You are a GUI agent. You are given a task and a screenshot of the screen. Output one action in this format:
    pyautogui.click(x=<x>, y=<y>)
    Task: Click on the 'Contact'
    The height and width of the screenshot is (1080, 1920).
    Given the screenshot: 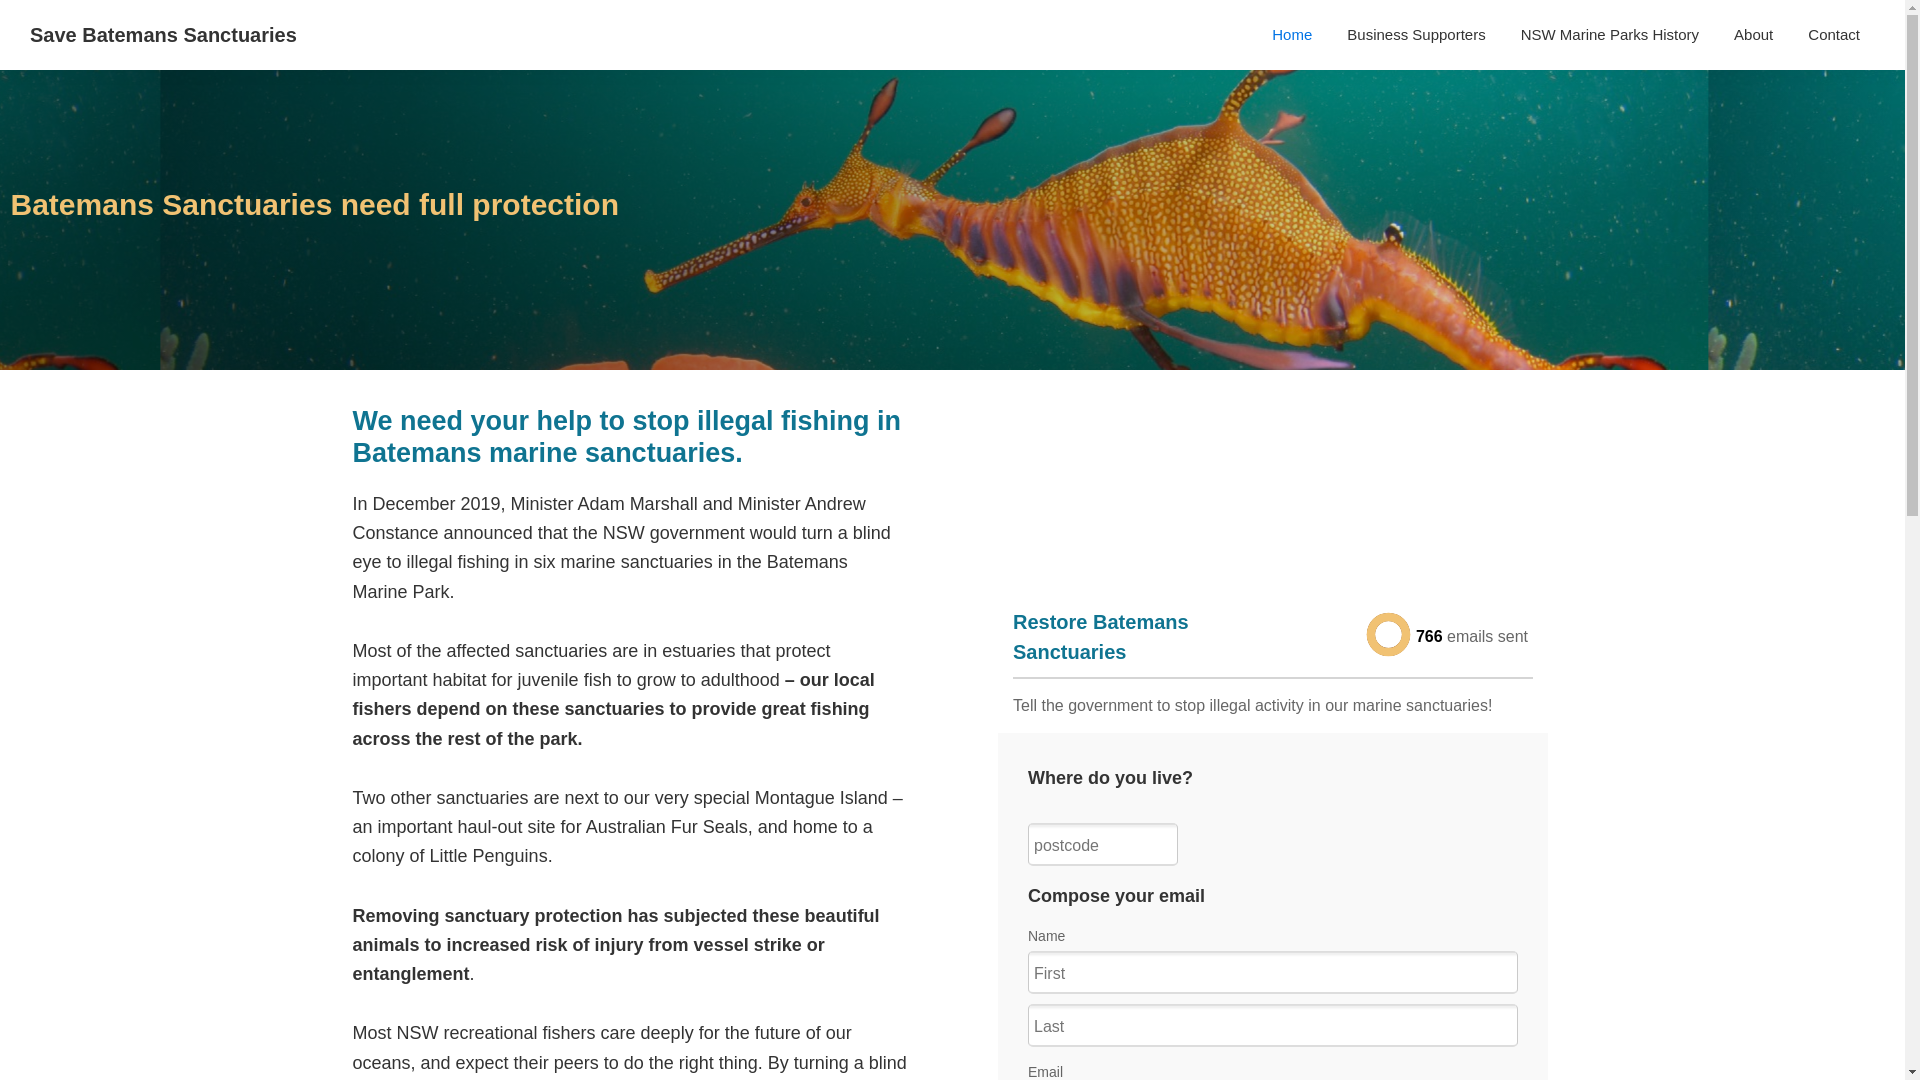 What is the action you would take?
    pyautogui.click(x=1833, y=34)
    